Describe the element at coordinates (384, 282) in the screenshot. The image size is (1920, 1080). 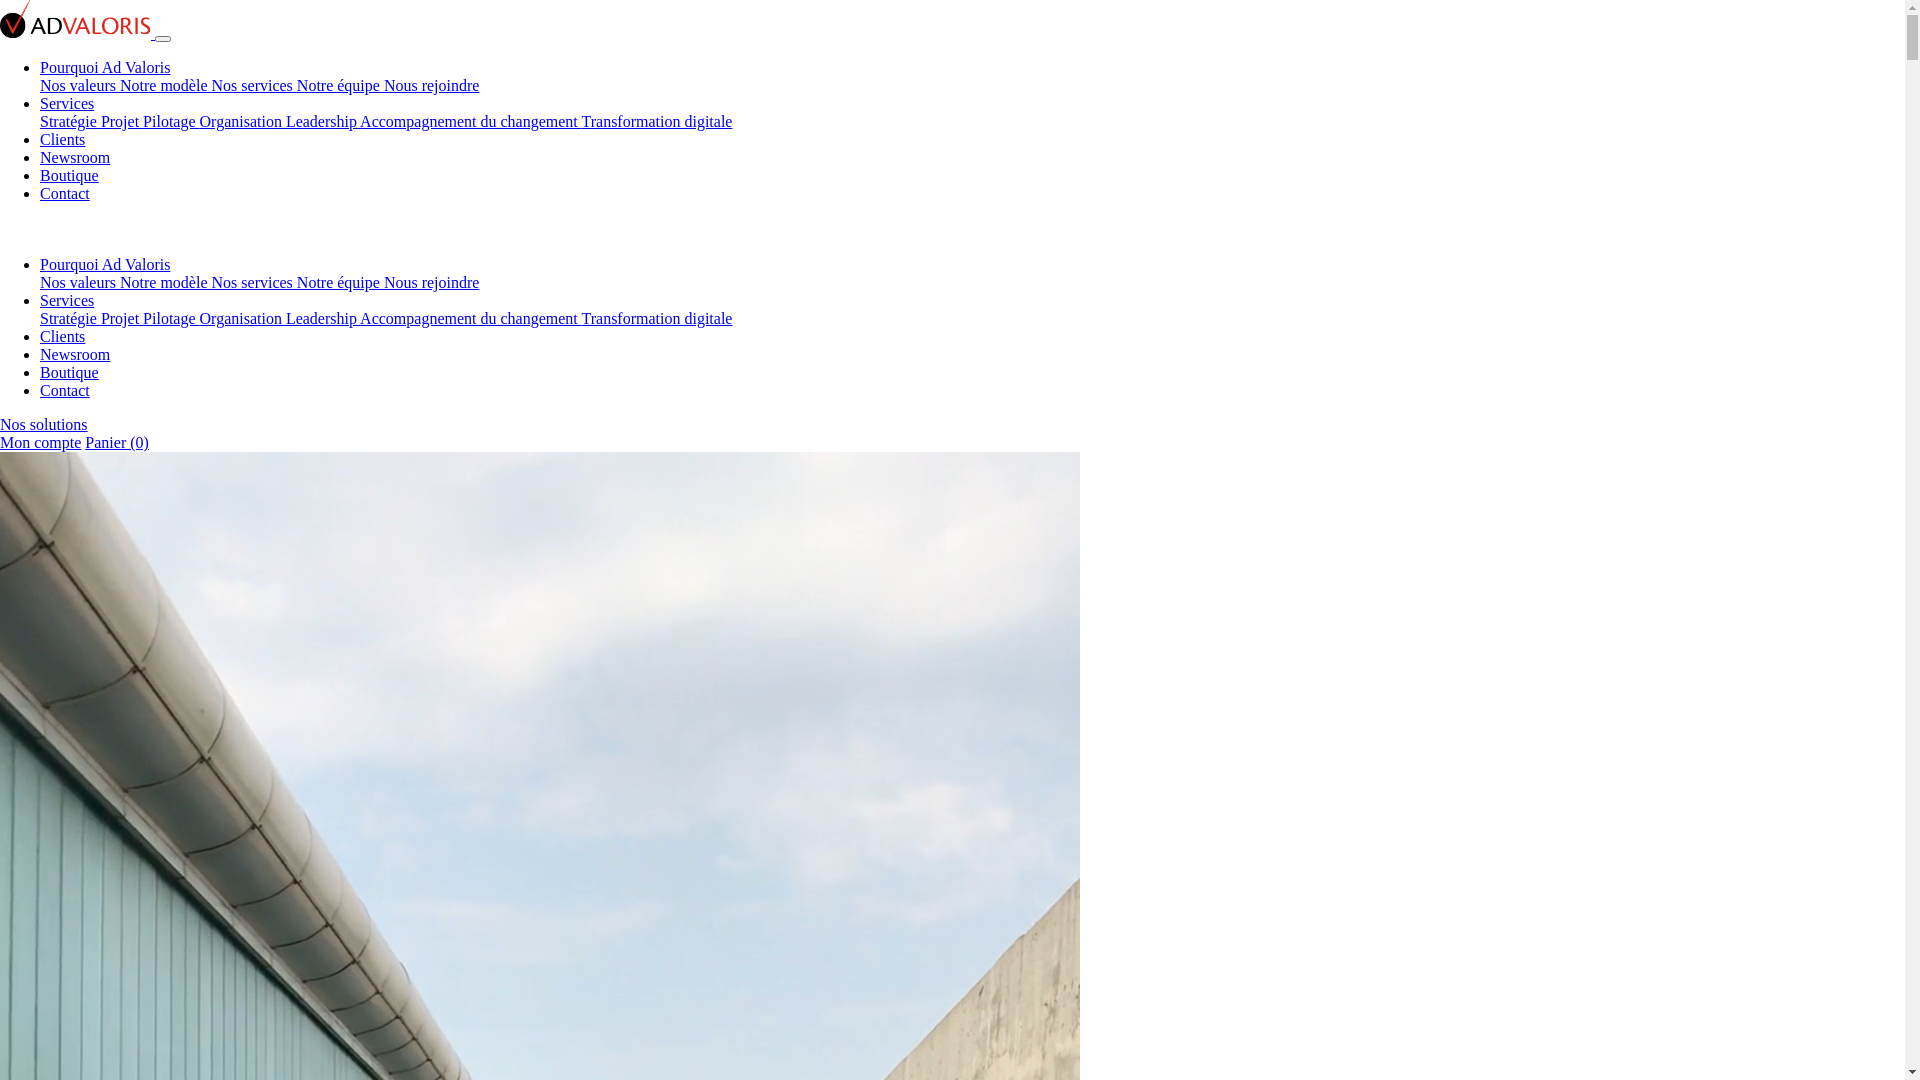
I see `'Nous rejoindre'` at that location.